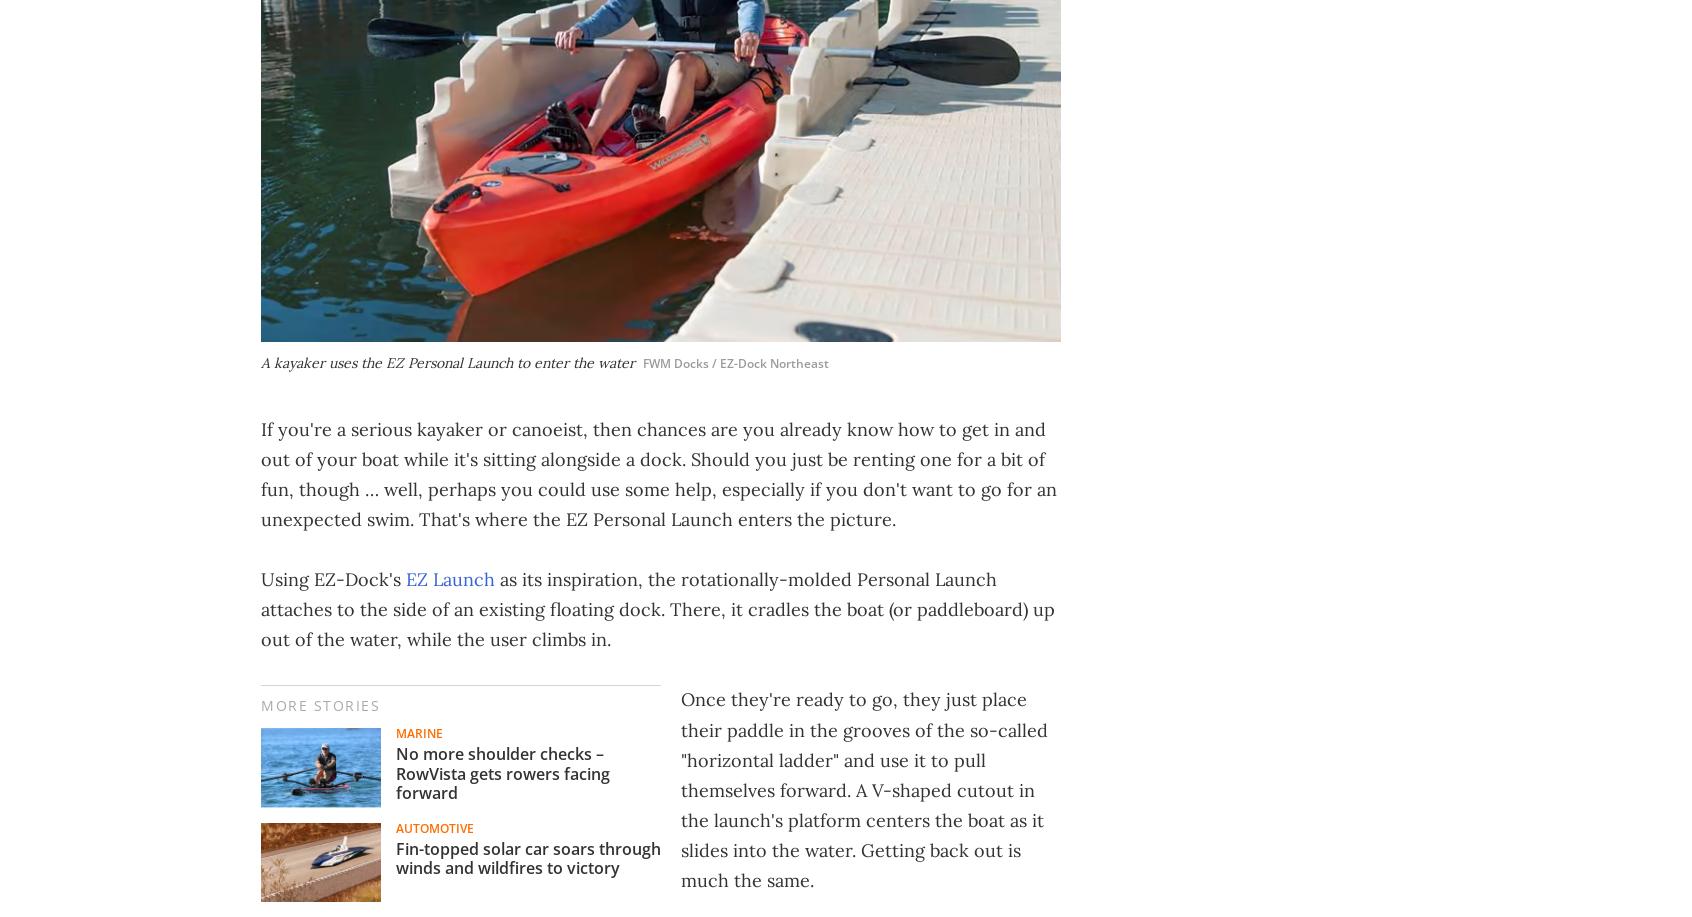 This screenshot has width=1692, height=917. I want to click on 'Automotive', so click(434, 827).